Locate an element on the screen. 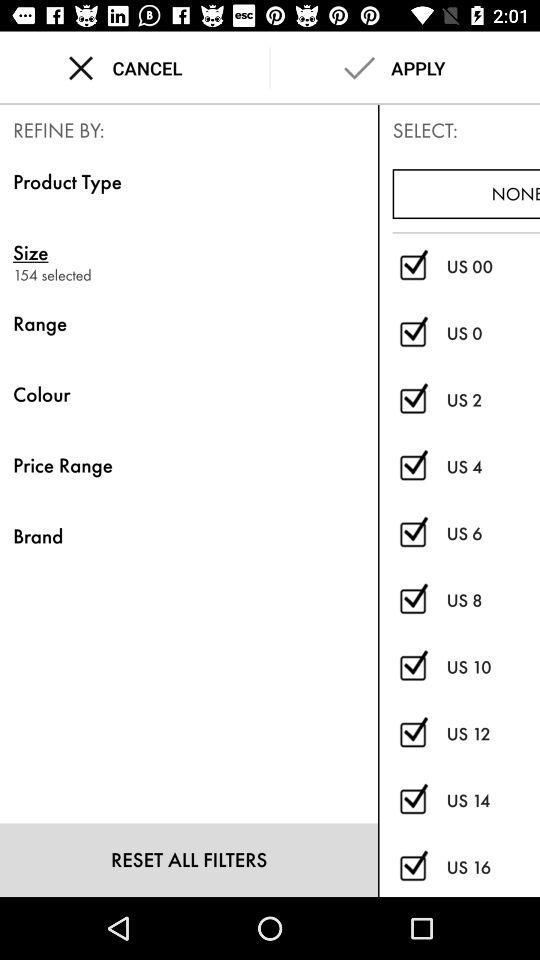  the item above us 8 icon is located at coordinates (492, 532).